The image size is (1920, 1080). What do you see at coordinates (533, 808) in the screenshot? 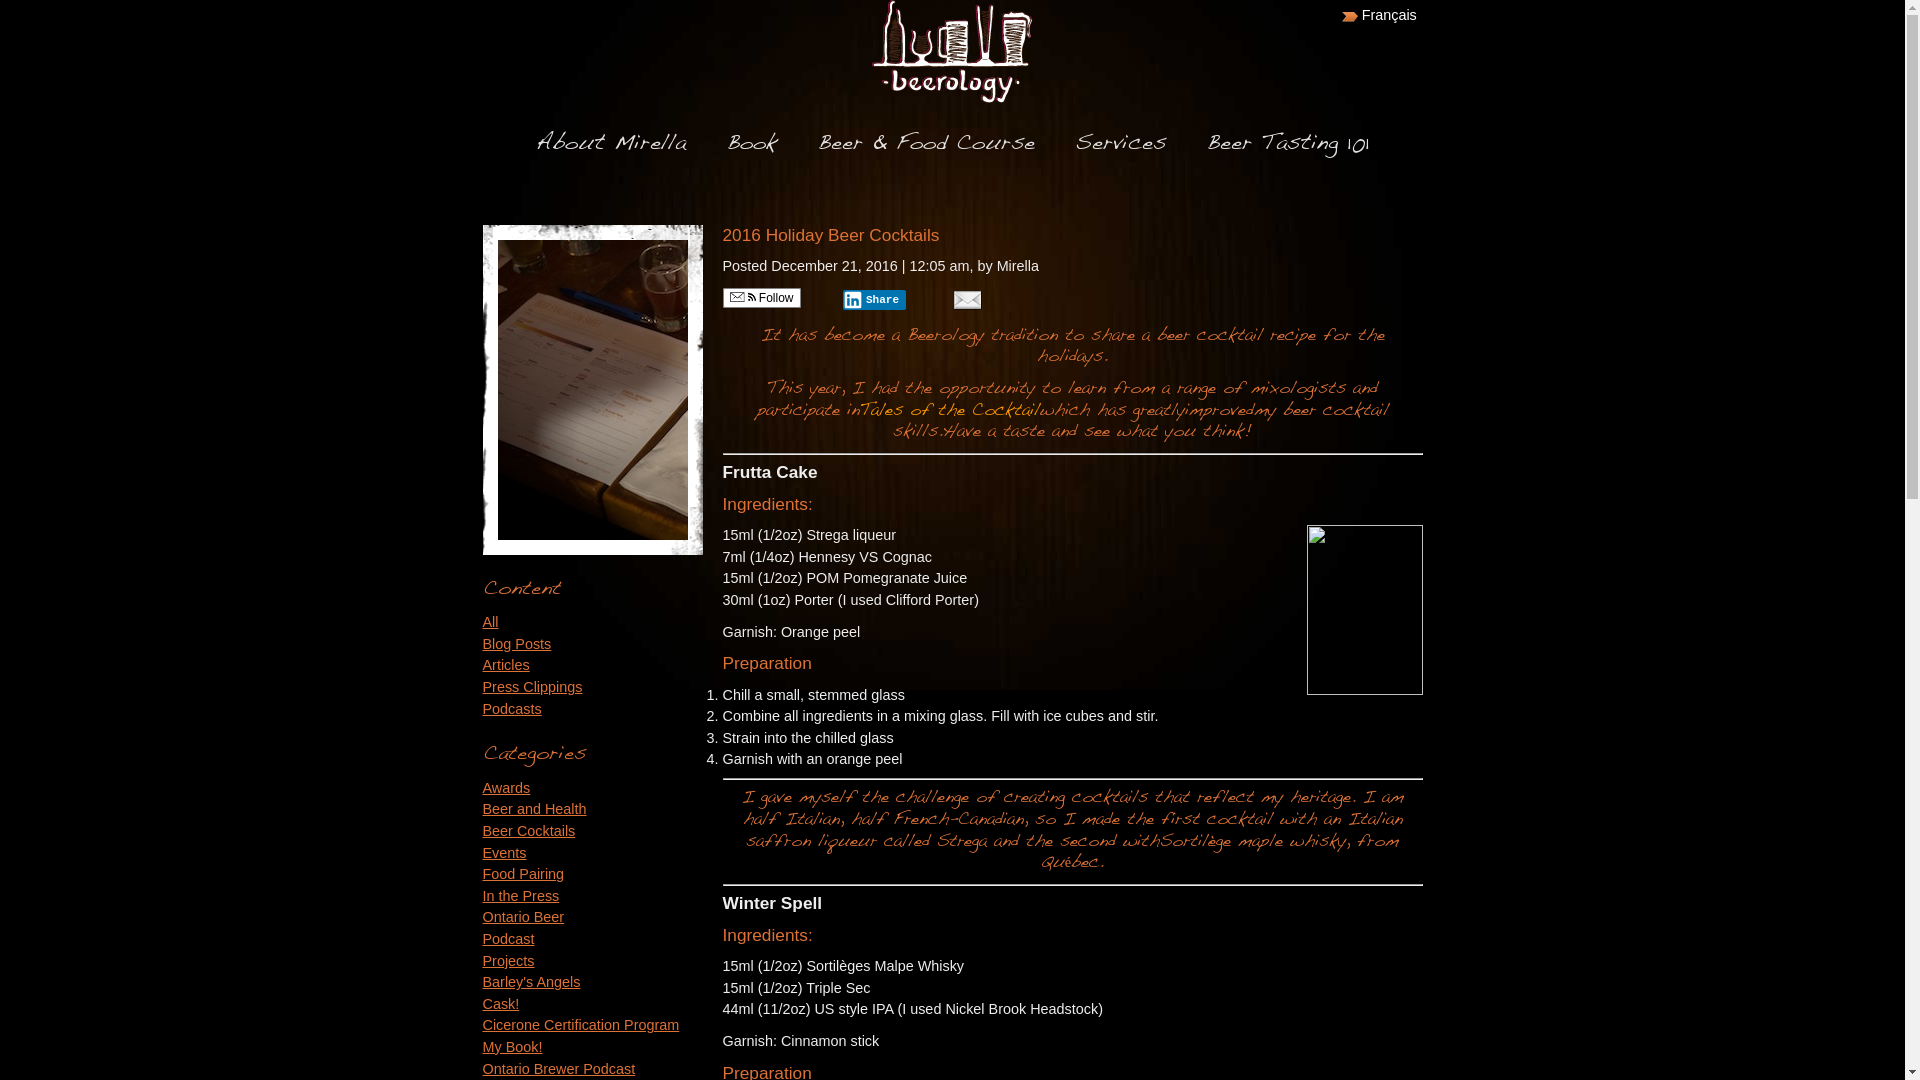
I see `'Beer and Health'` at bounding box center [533, 808].